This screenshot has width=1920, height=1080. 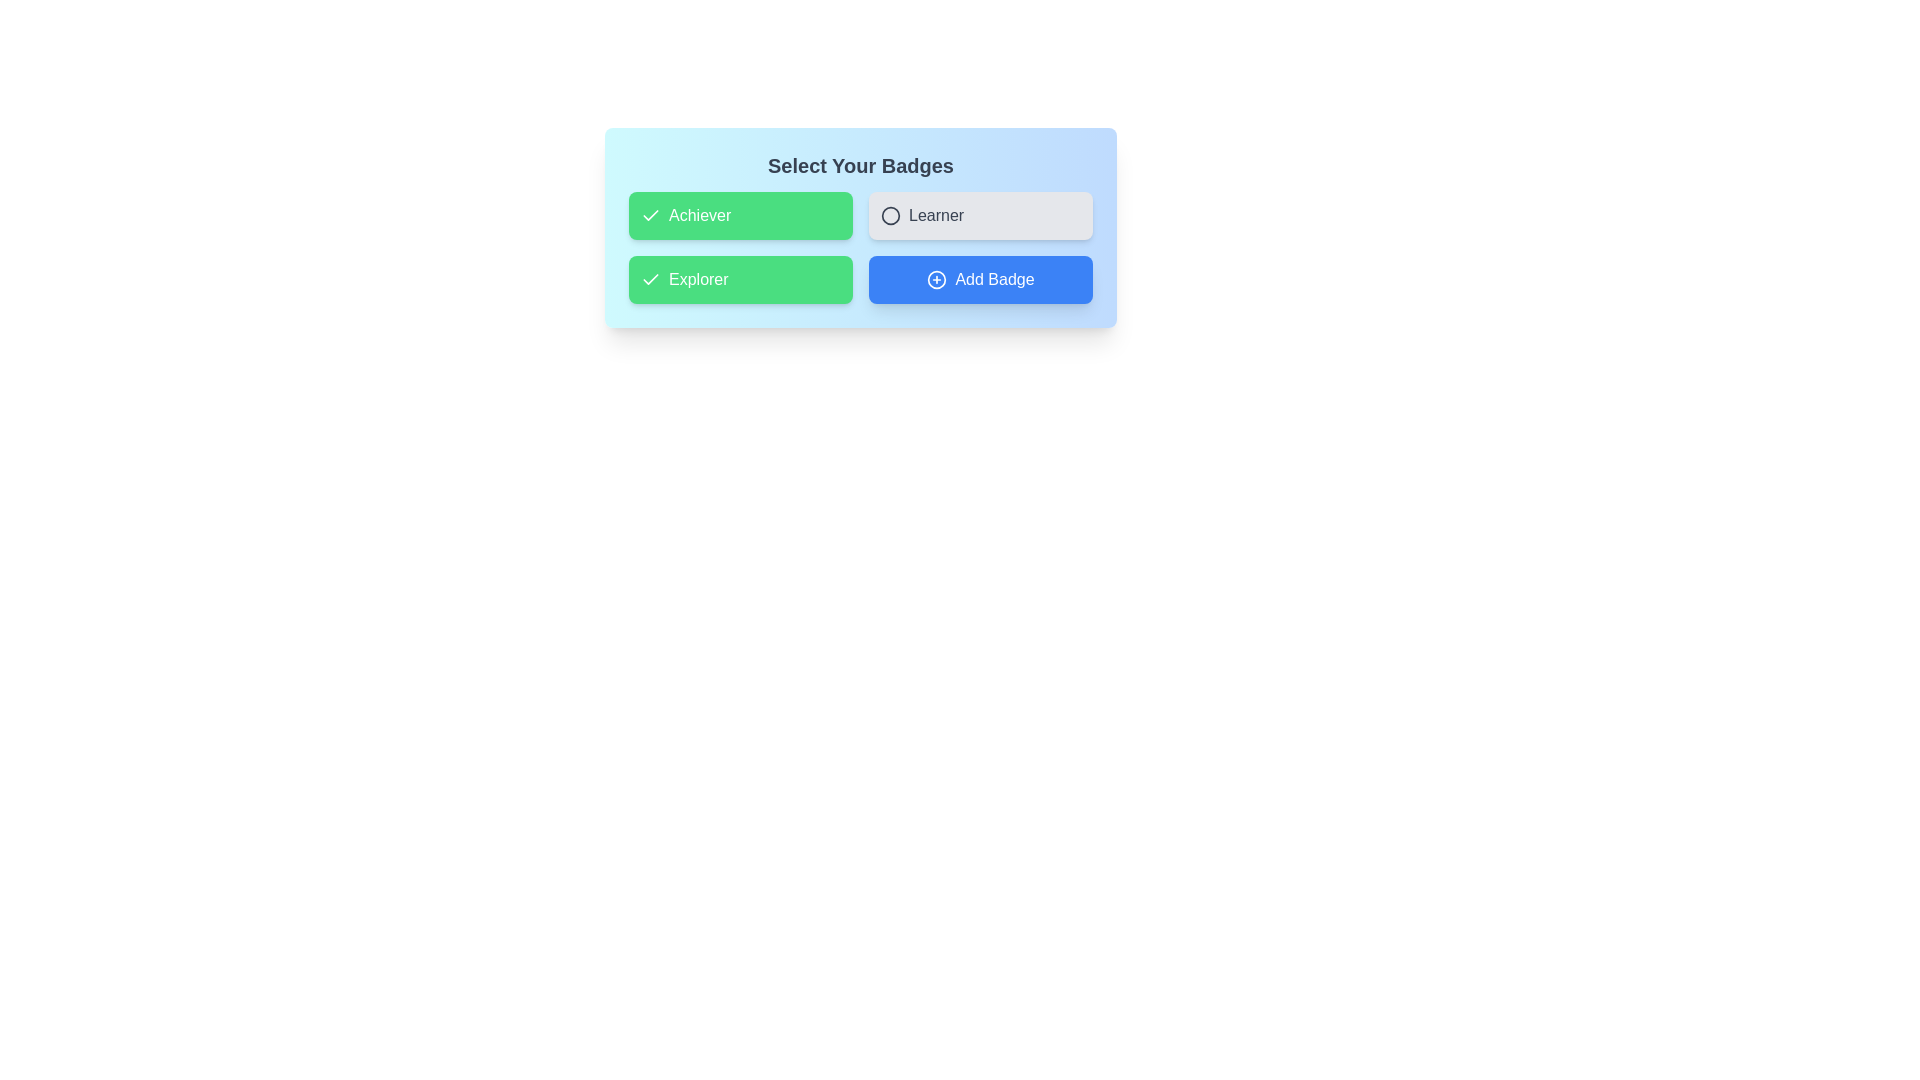 What do you see at coordinates (739, 280) in the screenshot?
I see `the badge Explorer to observe its animation effect` at bounding box center [739, 280].